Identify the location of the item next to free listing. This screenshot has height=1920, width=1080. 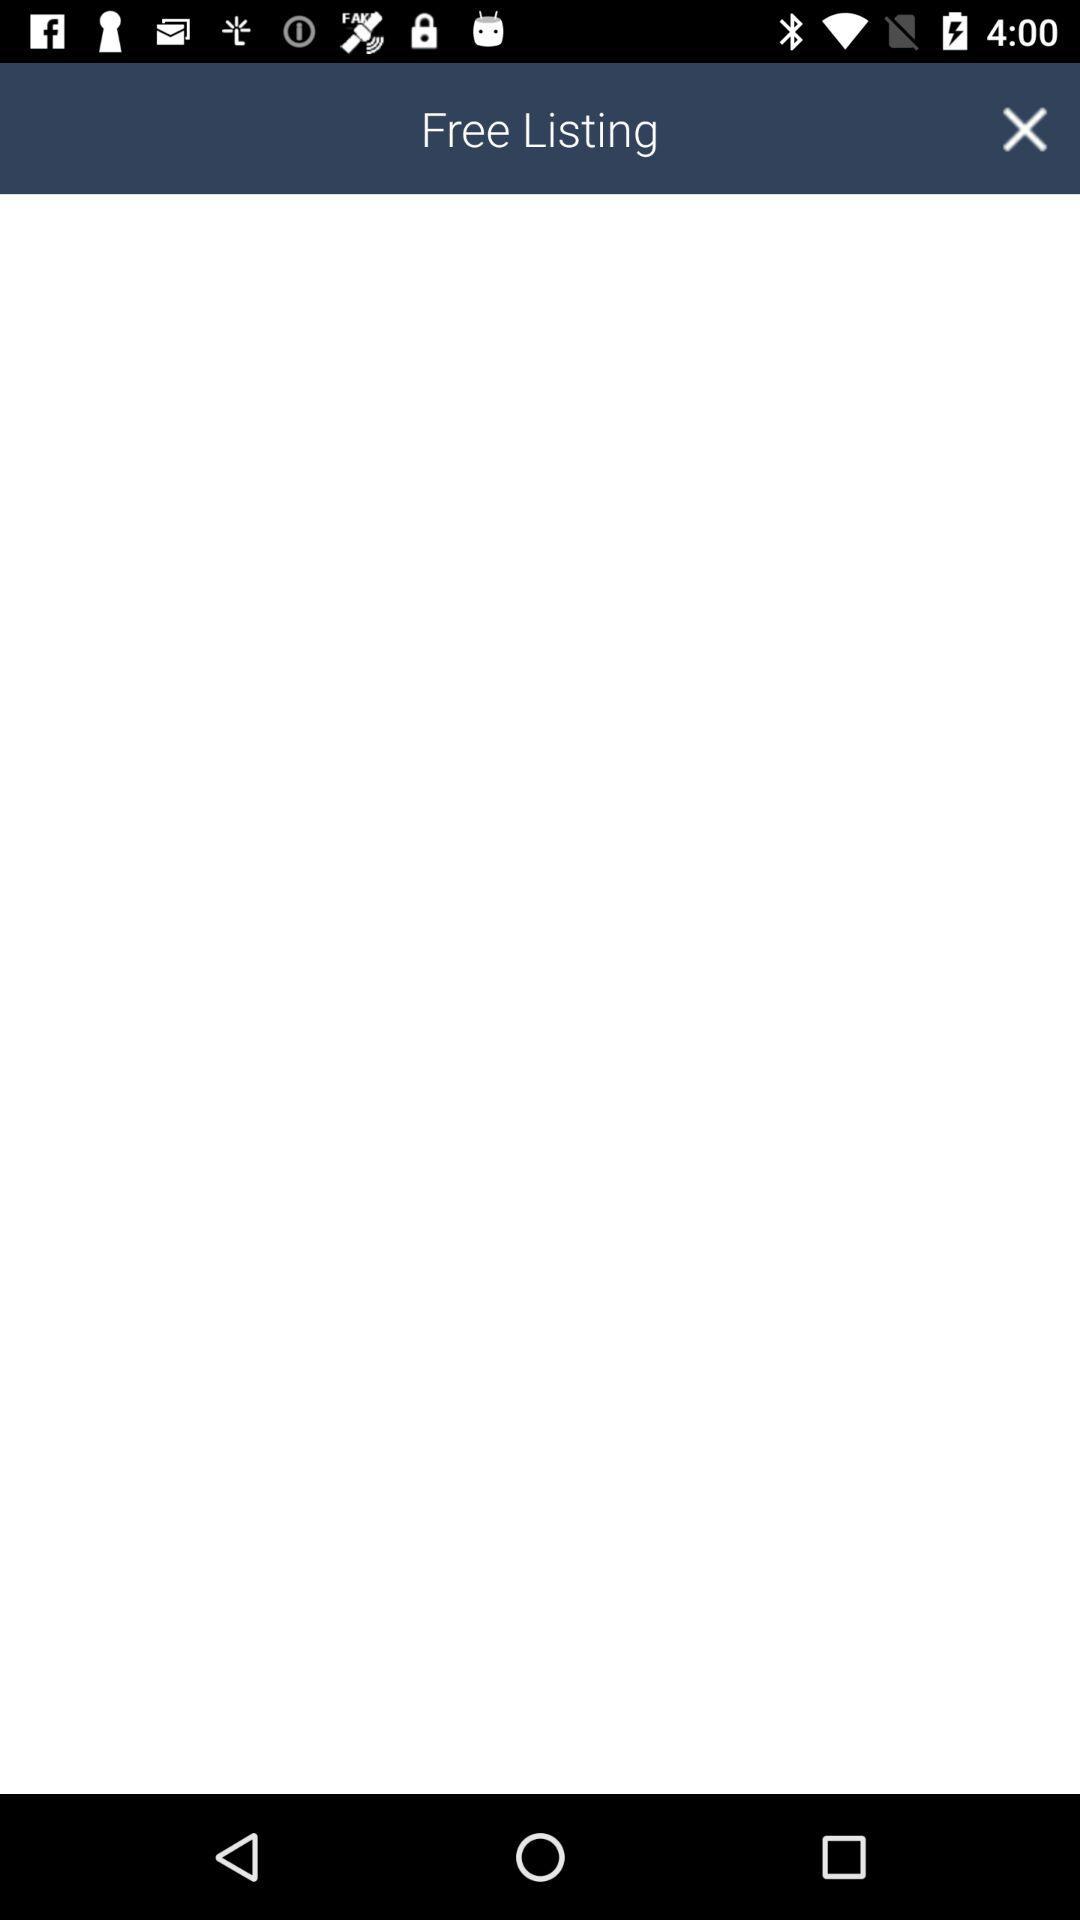
(1024, 127).